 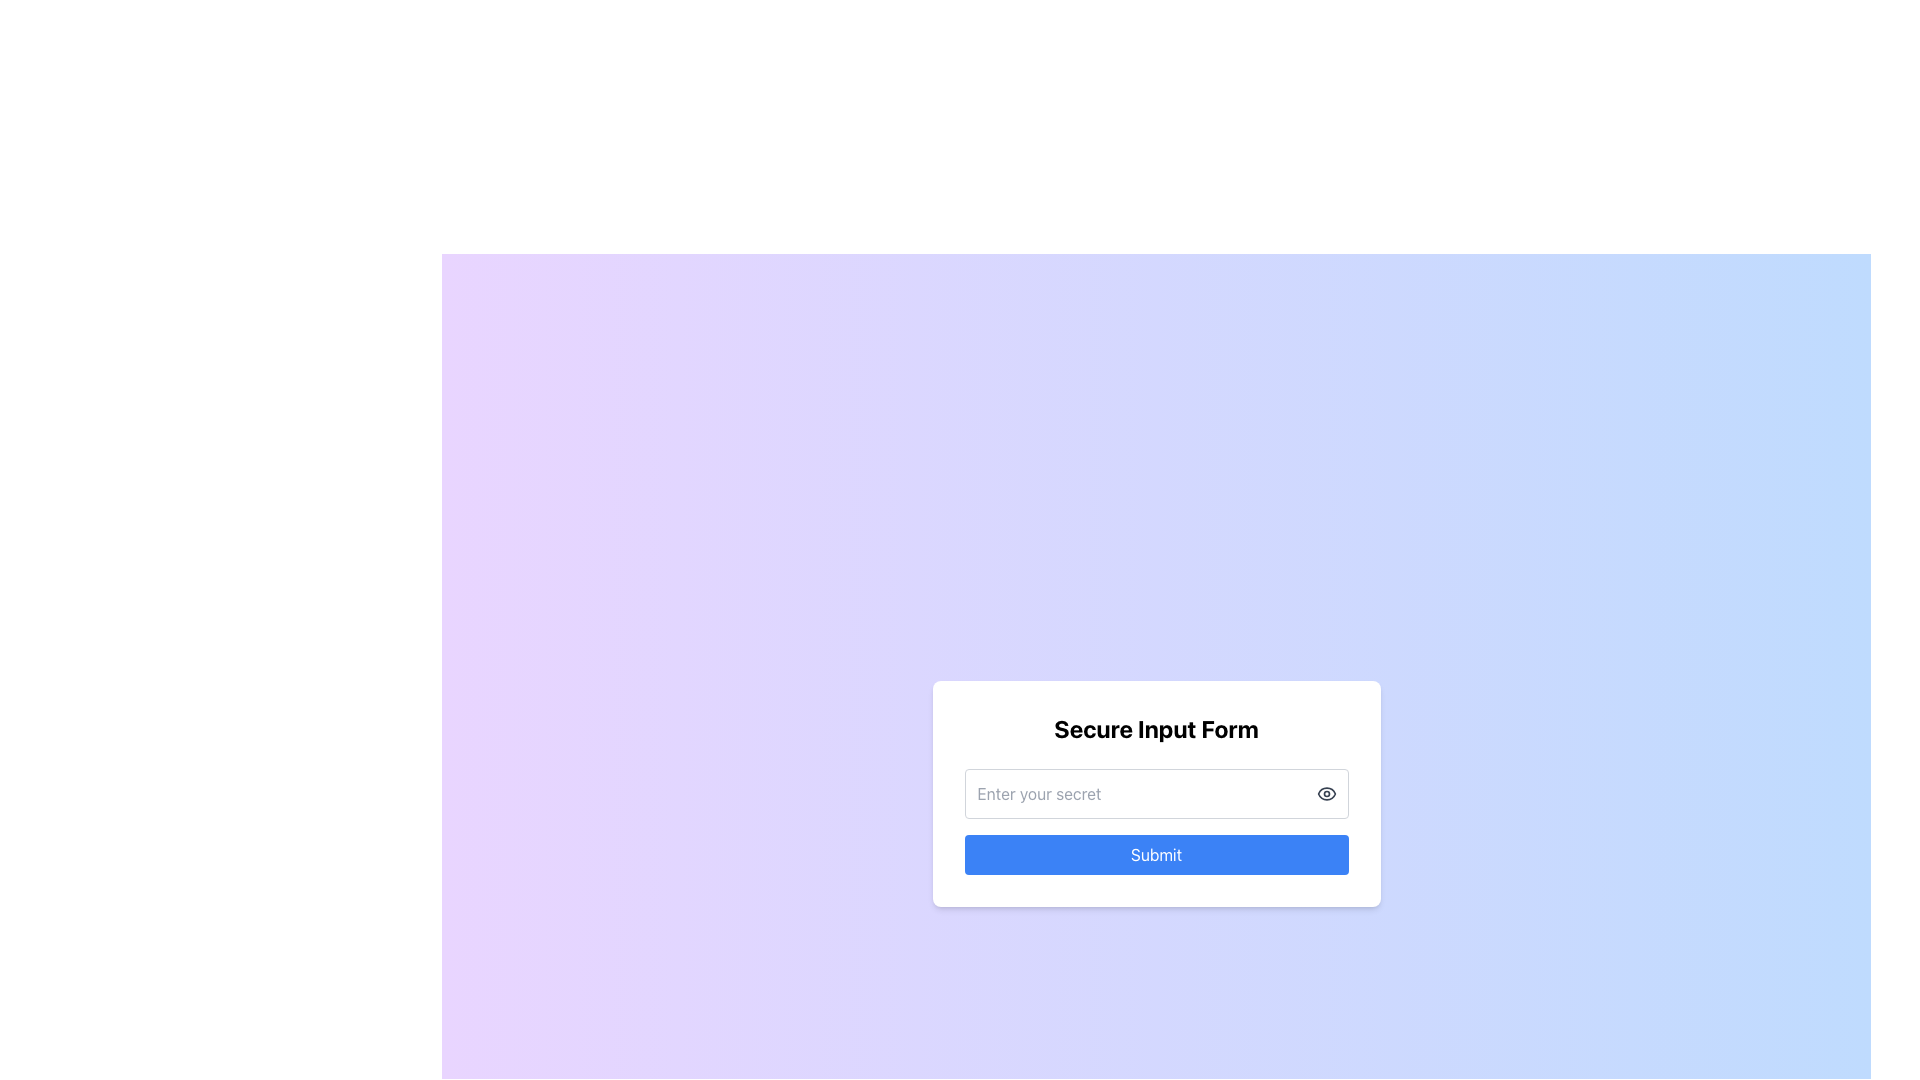 What do you see at coordinates (1326, 793) in the screenshot?
I see `the icon button that toggles the visibility of the password input, located at the far right of the input field` at bounding box center [1326, 793].